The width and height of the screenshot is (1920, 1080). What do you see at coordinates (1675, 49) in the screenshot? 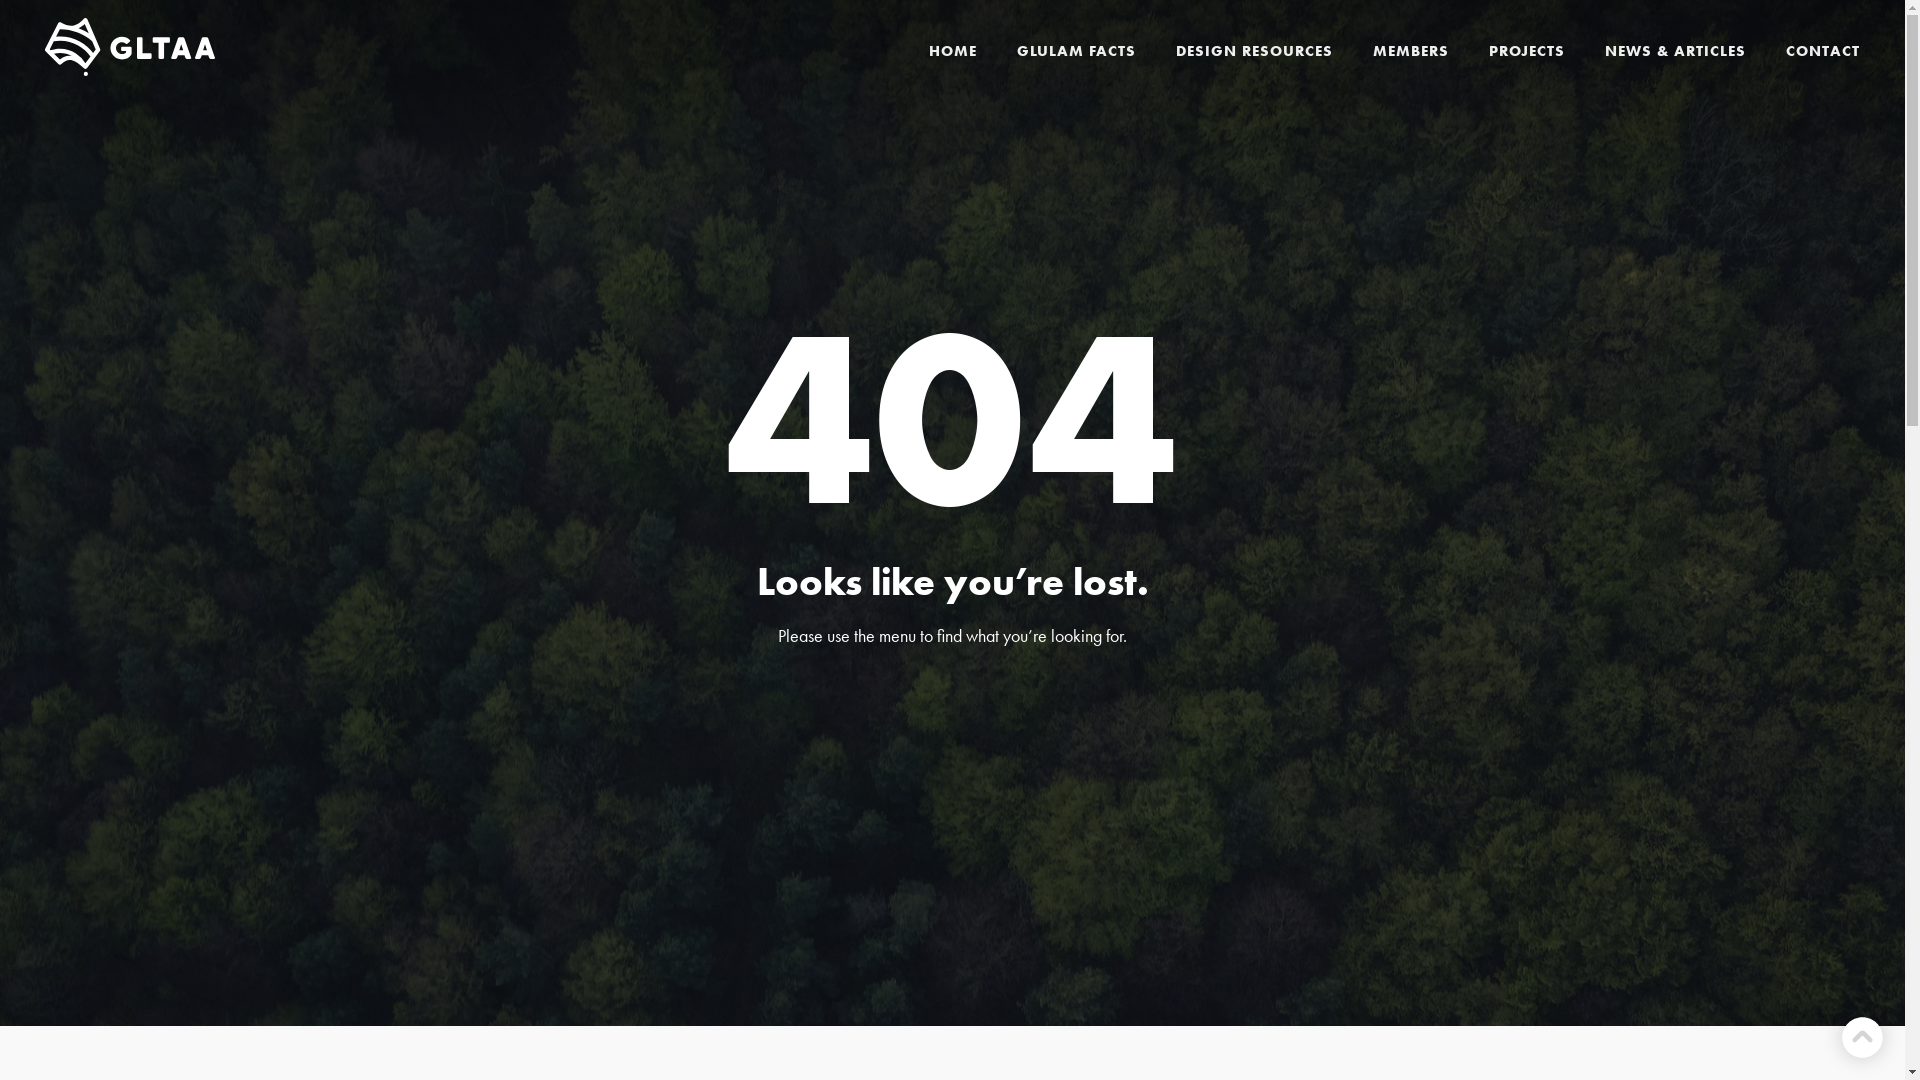
I see `'NEWS & ARTICLES'` at bounding box center [1675, 49].